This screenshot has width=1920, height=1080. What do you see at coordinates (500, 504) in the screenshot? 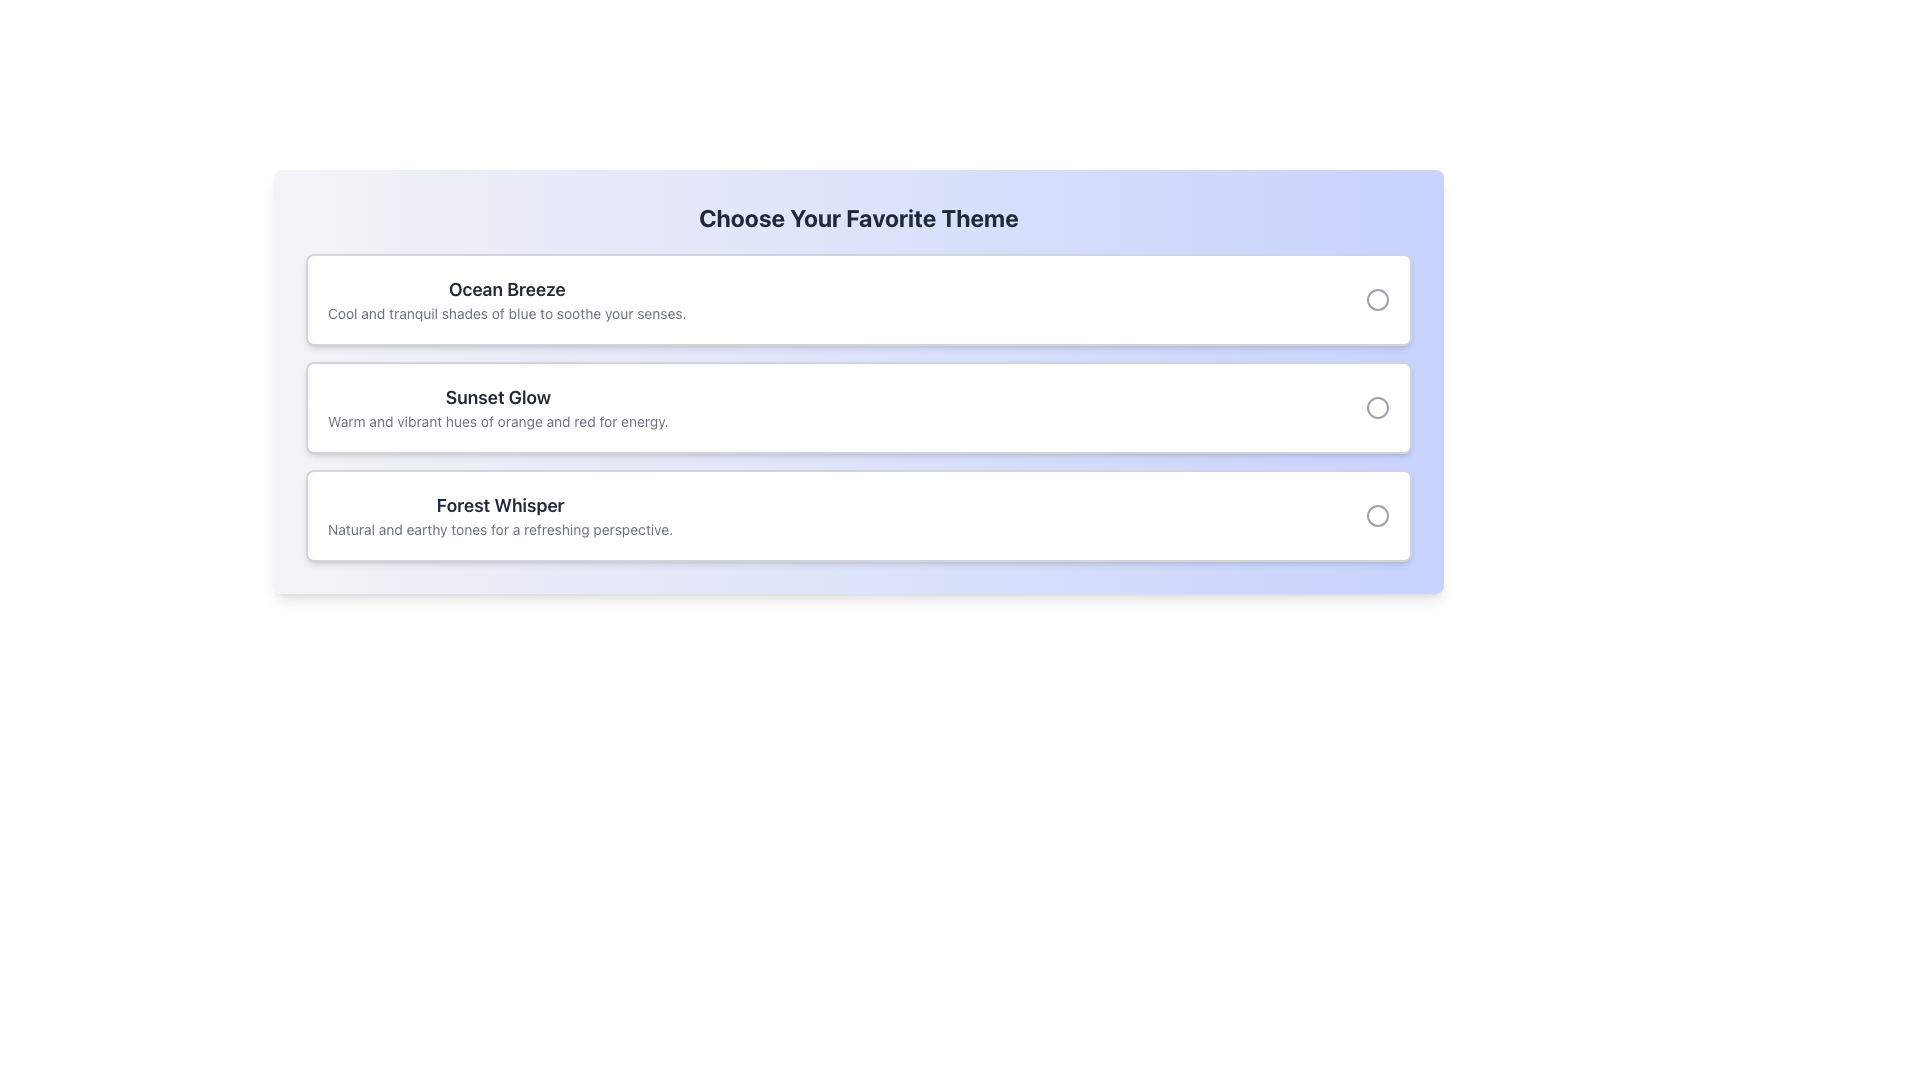
I see `the text 'Forest Whisper' which is the topmost text content of the third card in the vertically stacked group of selectable cards under the header 'Choose Your Favorite Theme'` at bounding box center [500, 504].